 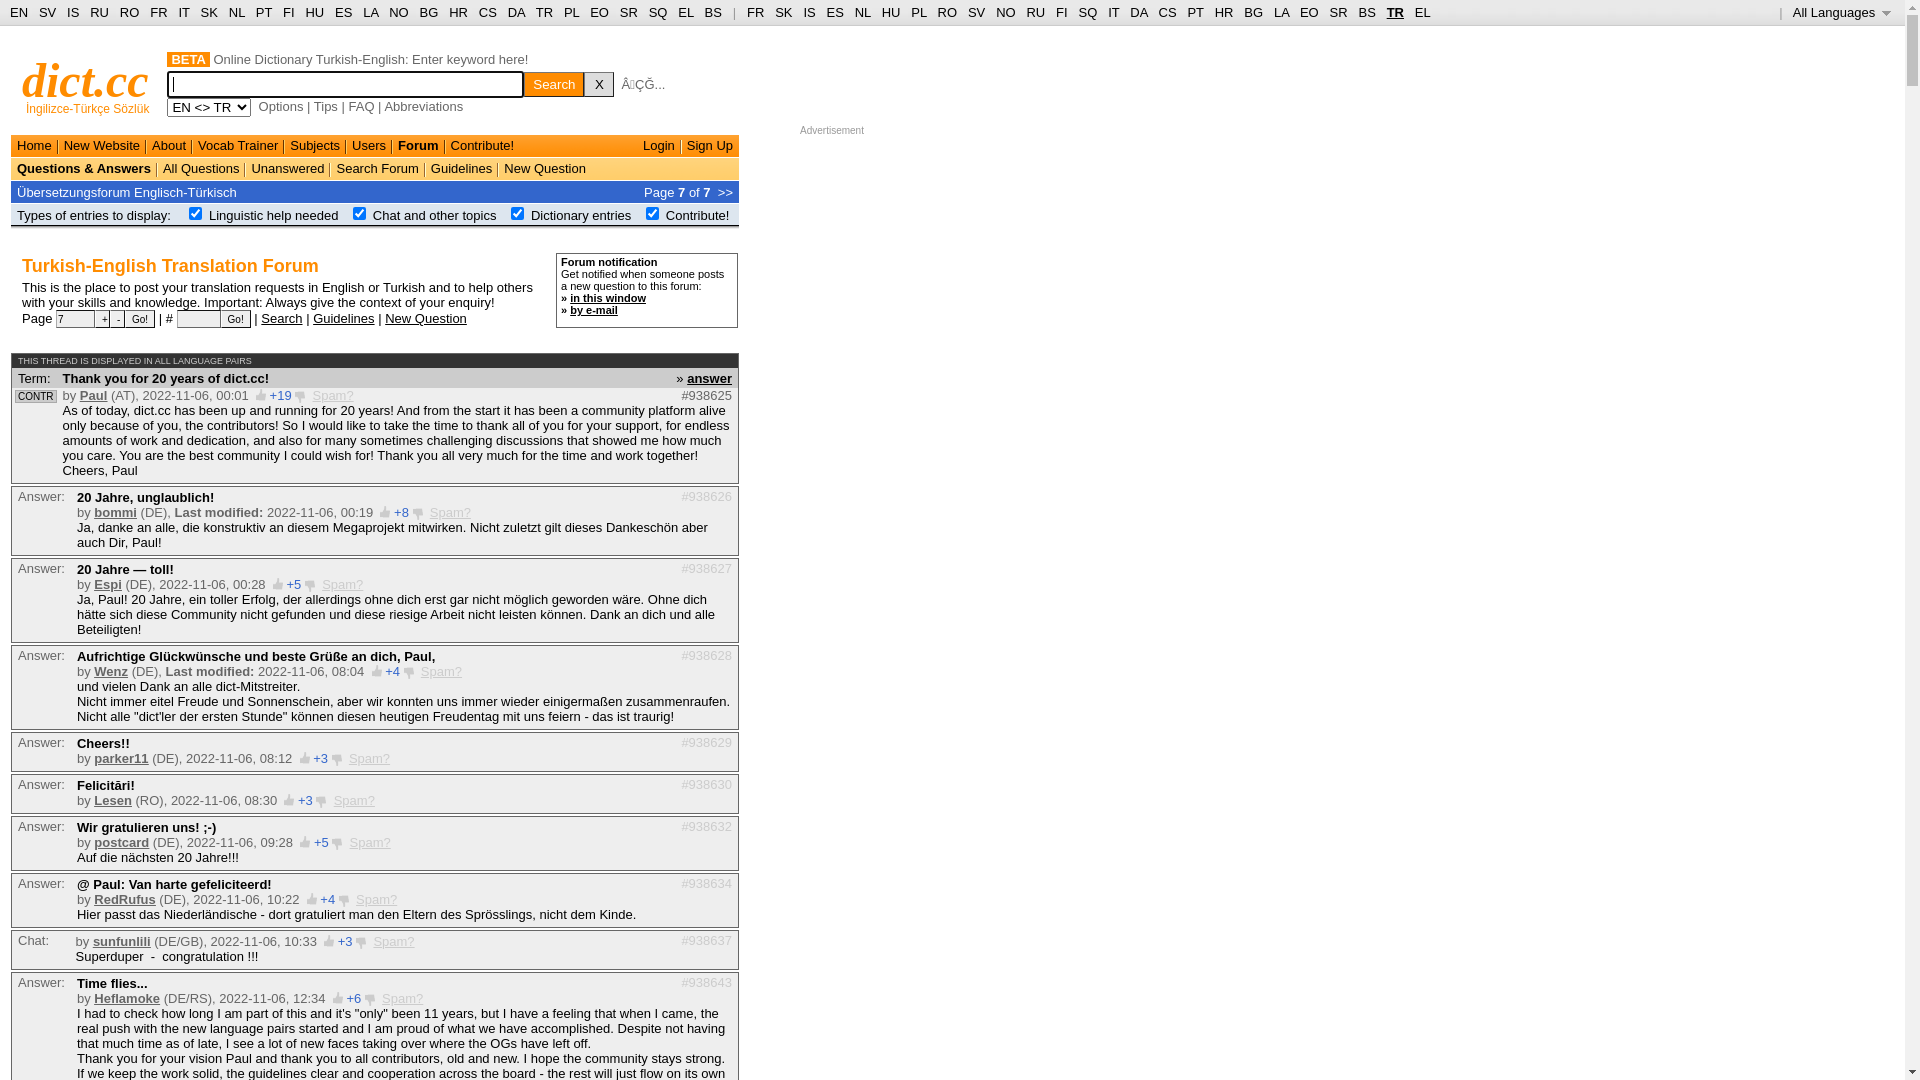 What do you see at coordinates (428, 12) in the screenshot?
I see `'BG'` at bounding box center [428, 12].